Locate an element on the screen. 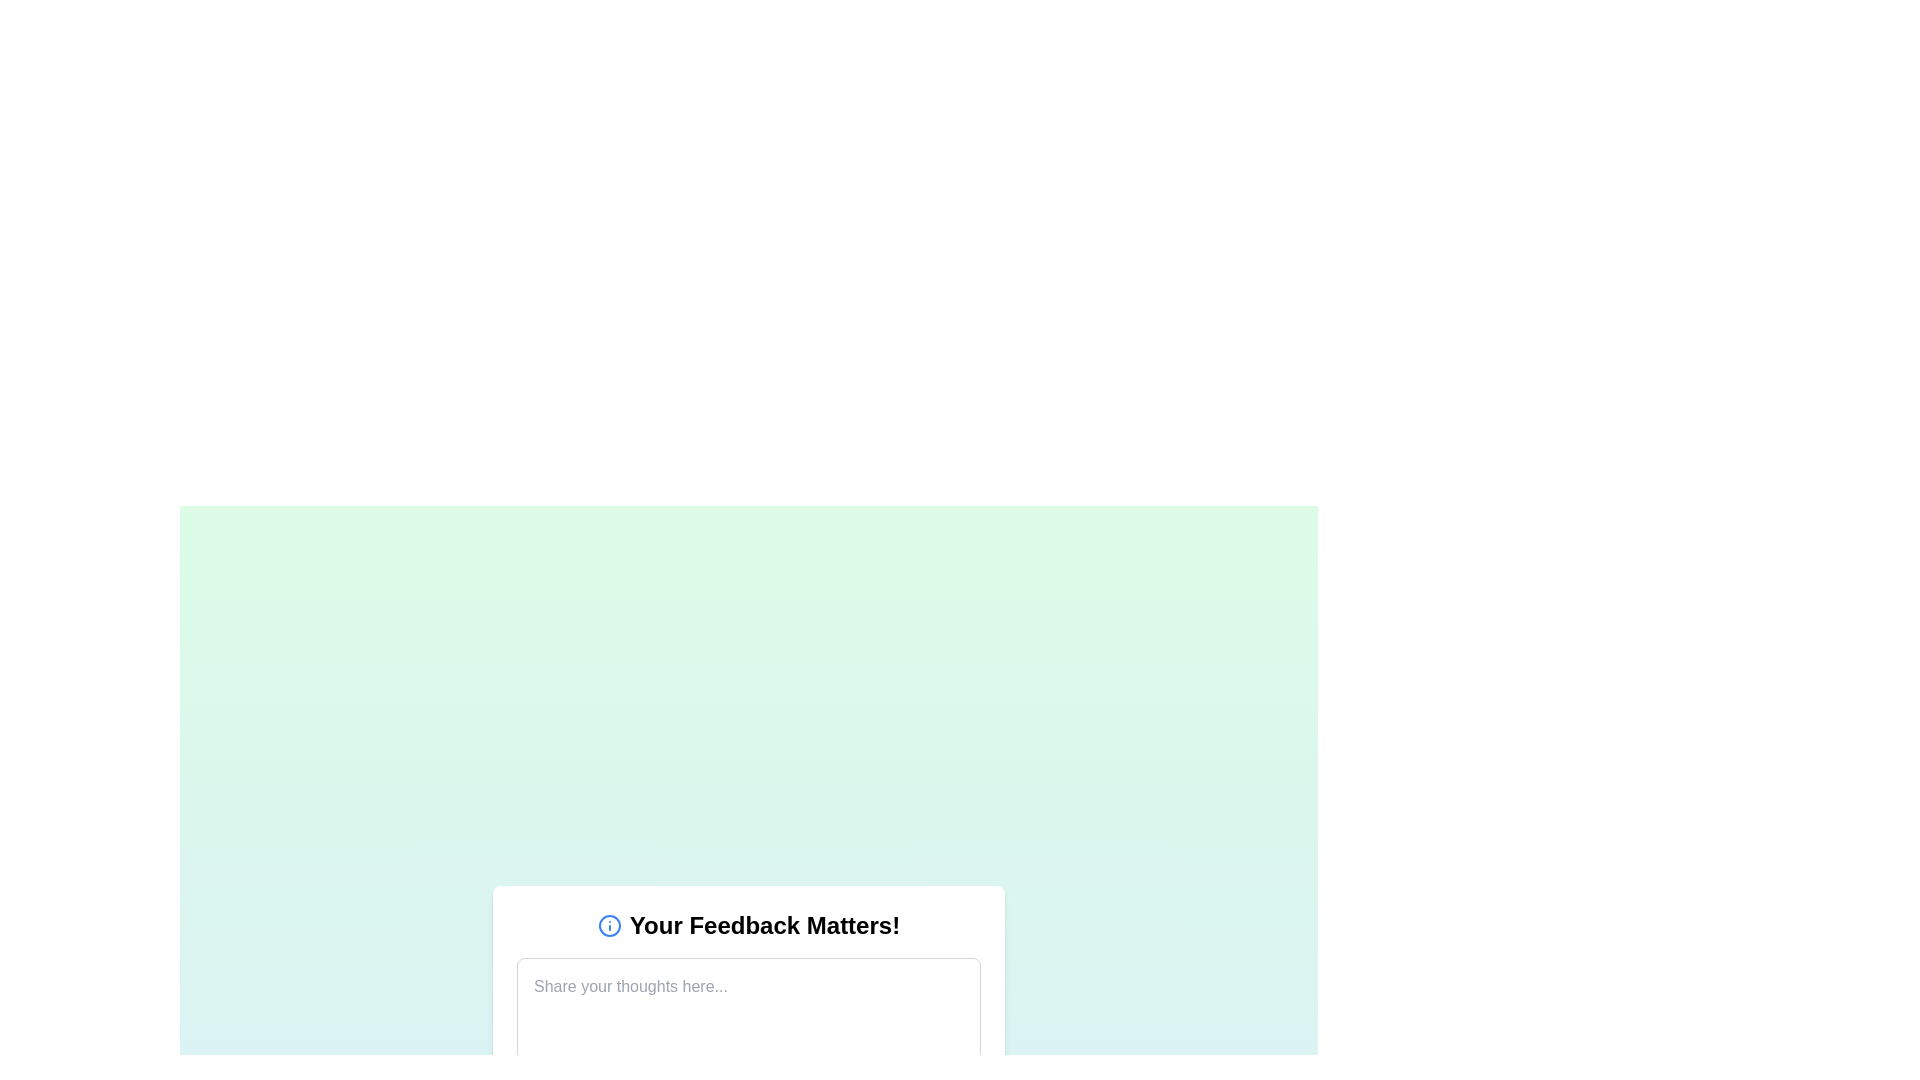 The image size is (1920, 1080). the text label 'Your Feedback Matters!' which is styled in bold and larger font, located at the top of the feedback form, accompanied by a blue information icon is located at coordinates (747, 925).